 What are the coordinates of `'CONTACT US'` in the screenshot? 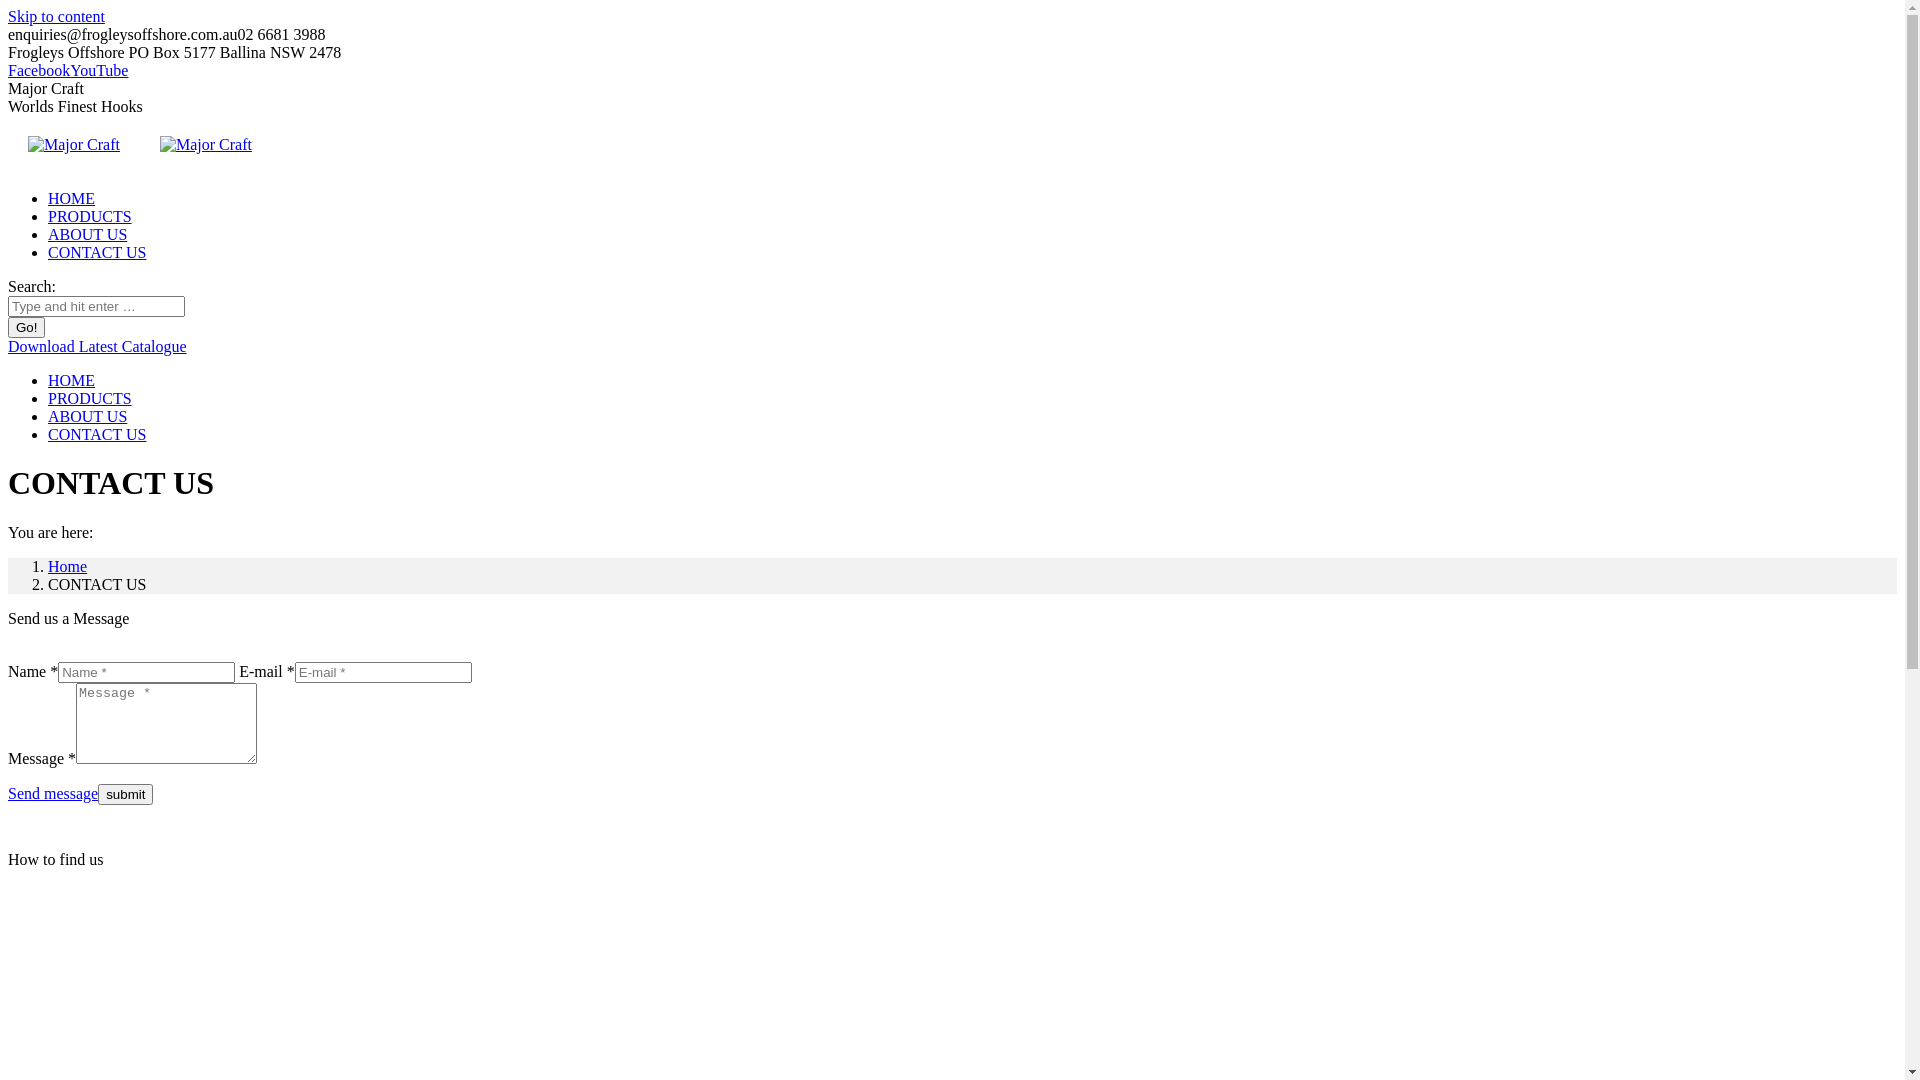 It's located at (95, 433).